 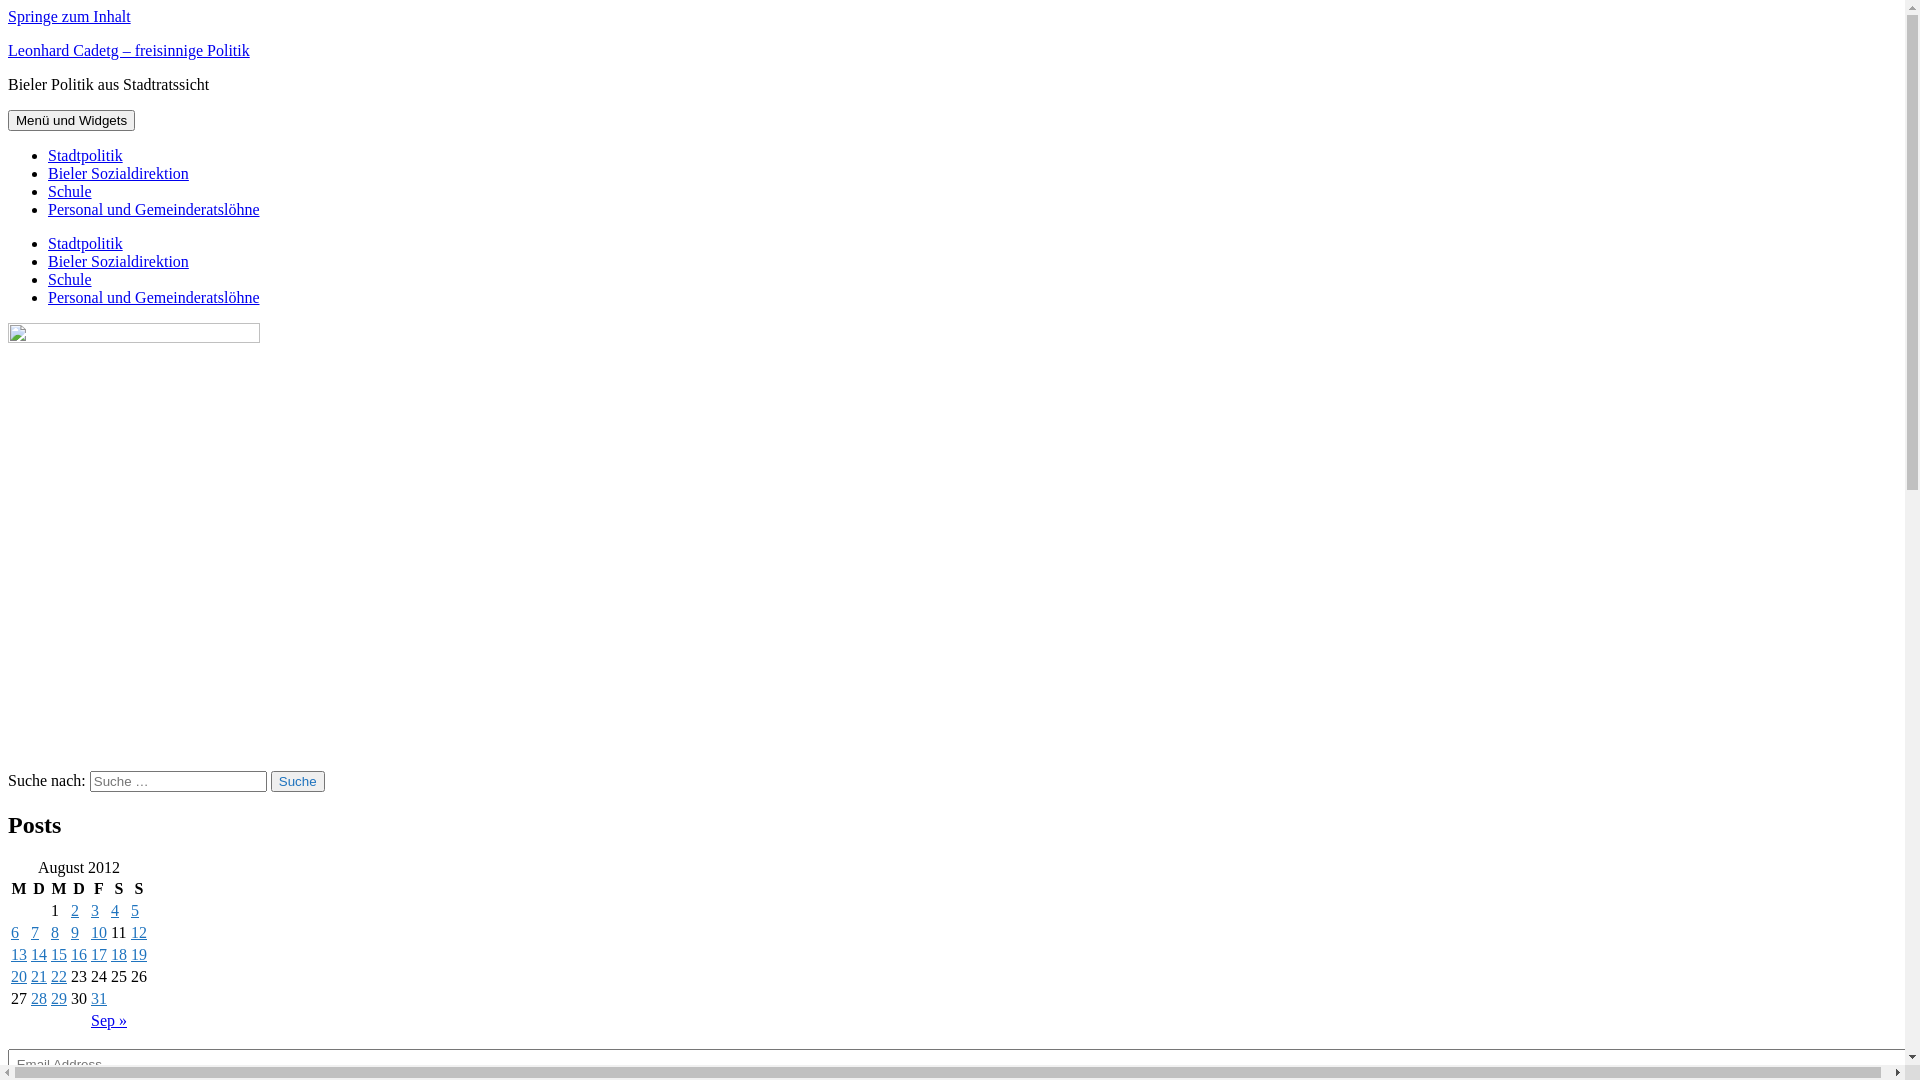 What do you see at coordinates (117, 172) in the screenshot?
I see `'Bieler Sozialdirektion'` at bounding box center [117, 172].